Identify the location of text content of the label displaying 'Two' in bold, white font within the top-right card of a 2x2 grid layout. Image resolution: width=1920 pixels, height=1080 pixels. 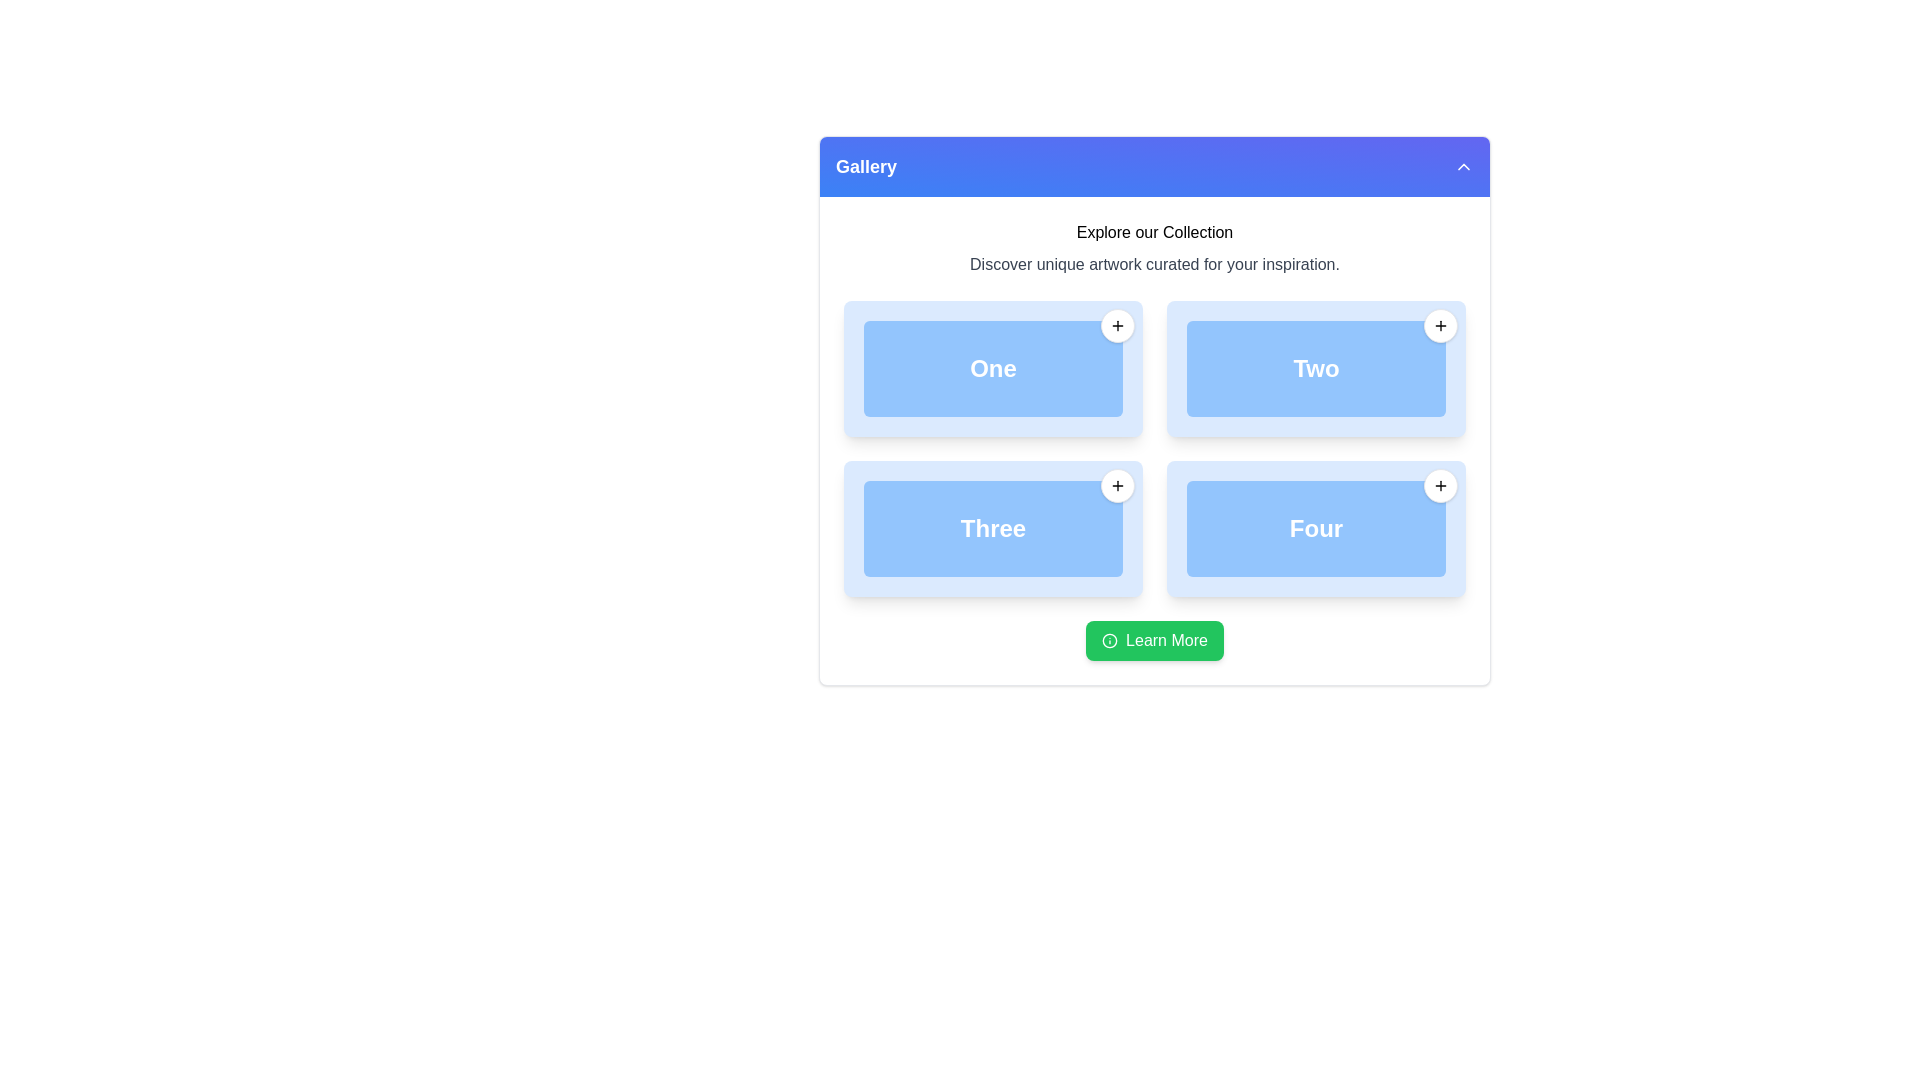
(1316, 369).